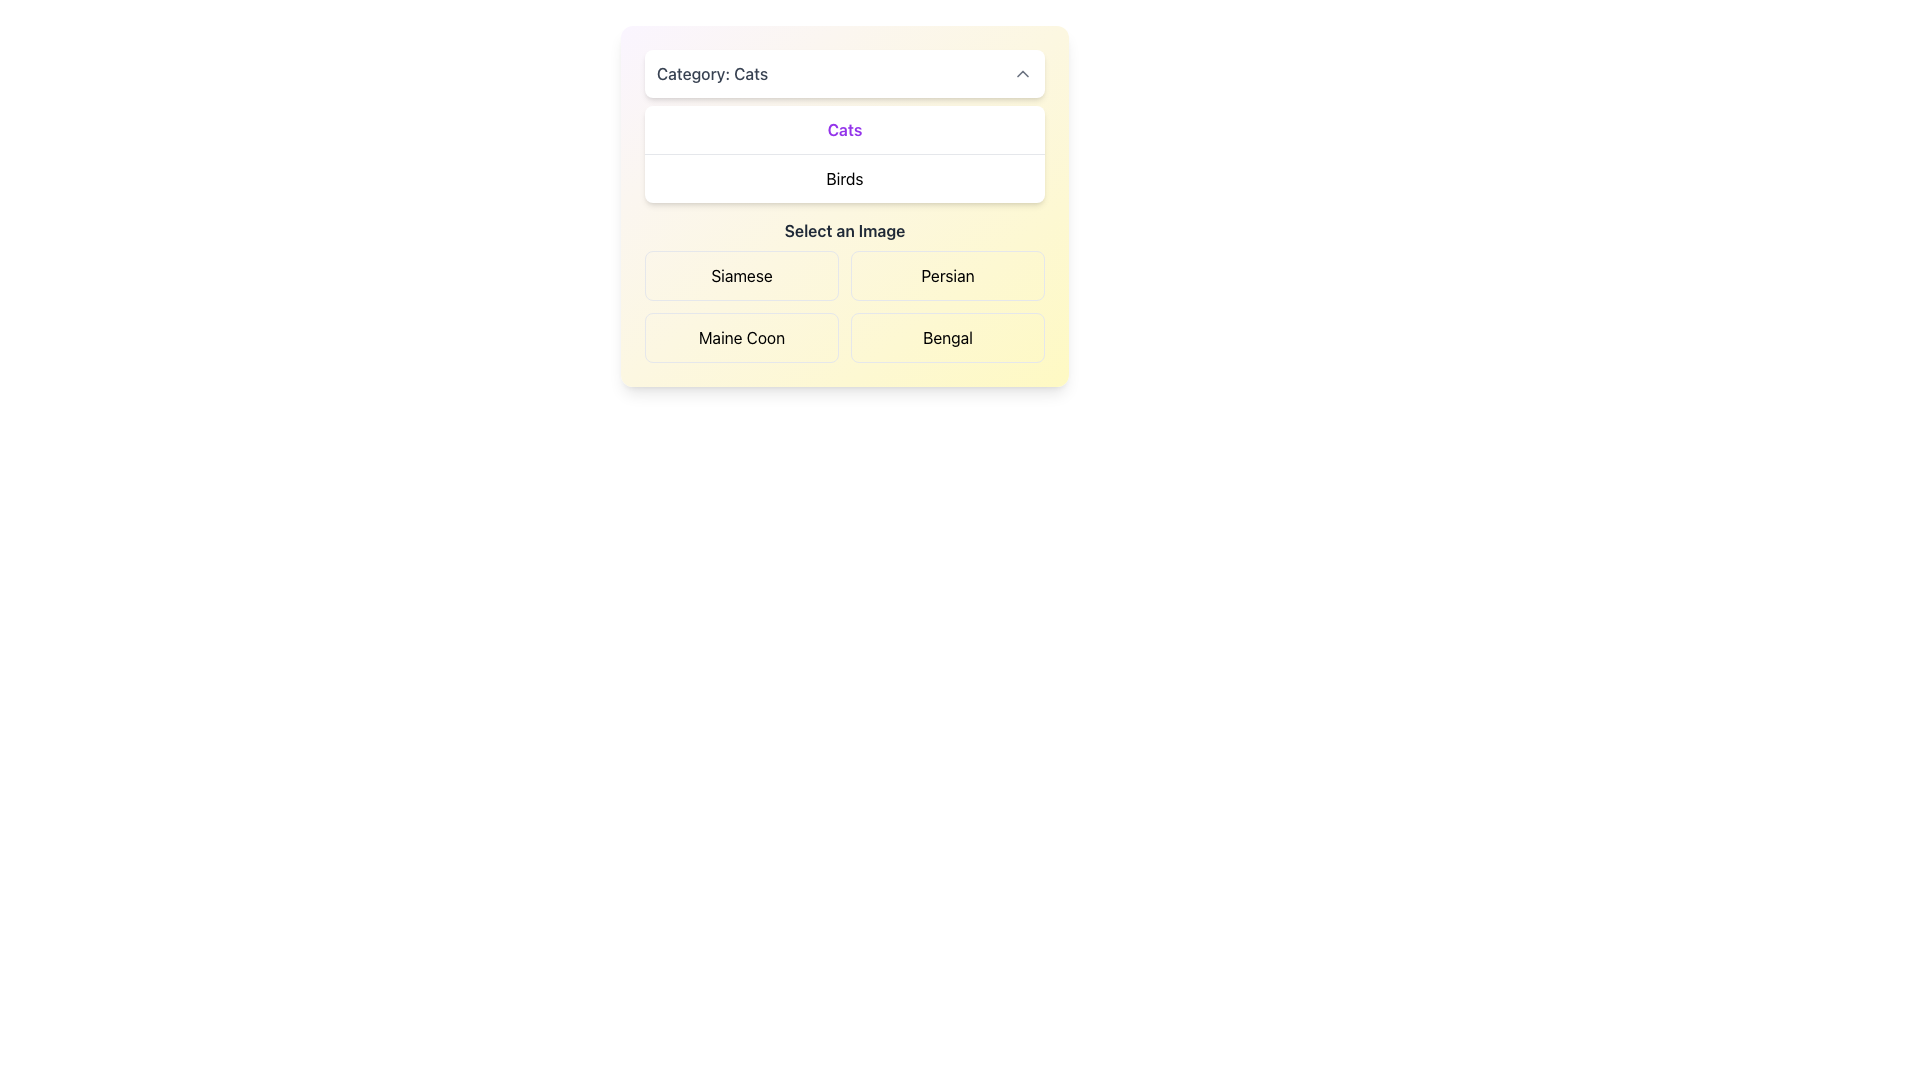  What do you see at coordinates (947, 337) in the screenshot?
I see `the selectable option button located in the second row and second column of the grid to trigger a visual effect` at bounding box center [947, 337].